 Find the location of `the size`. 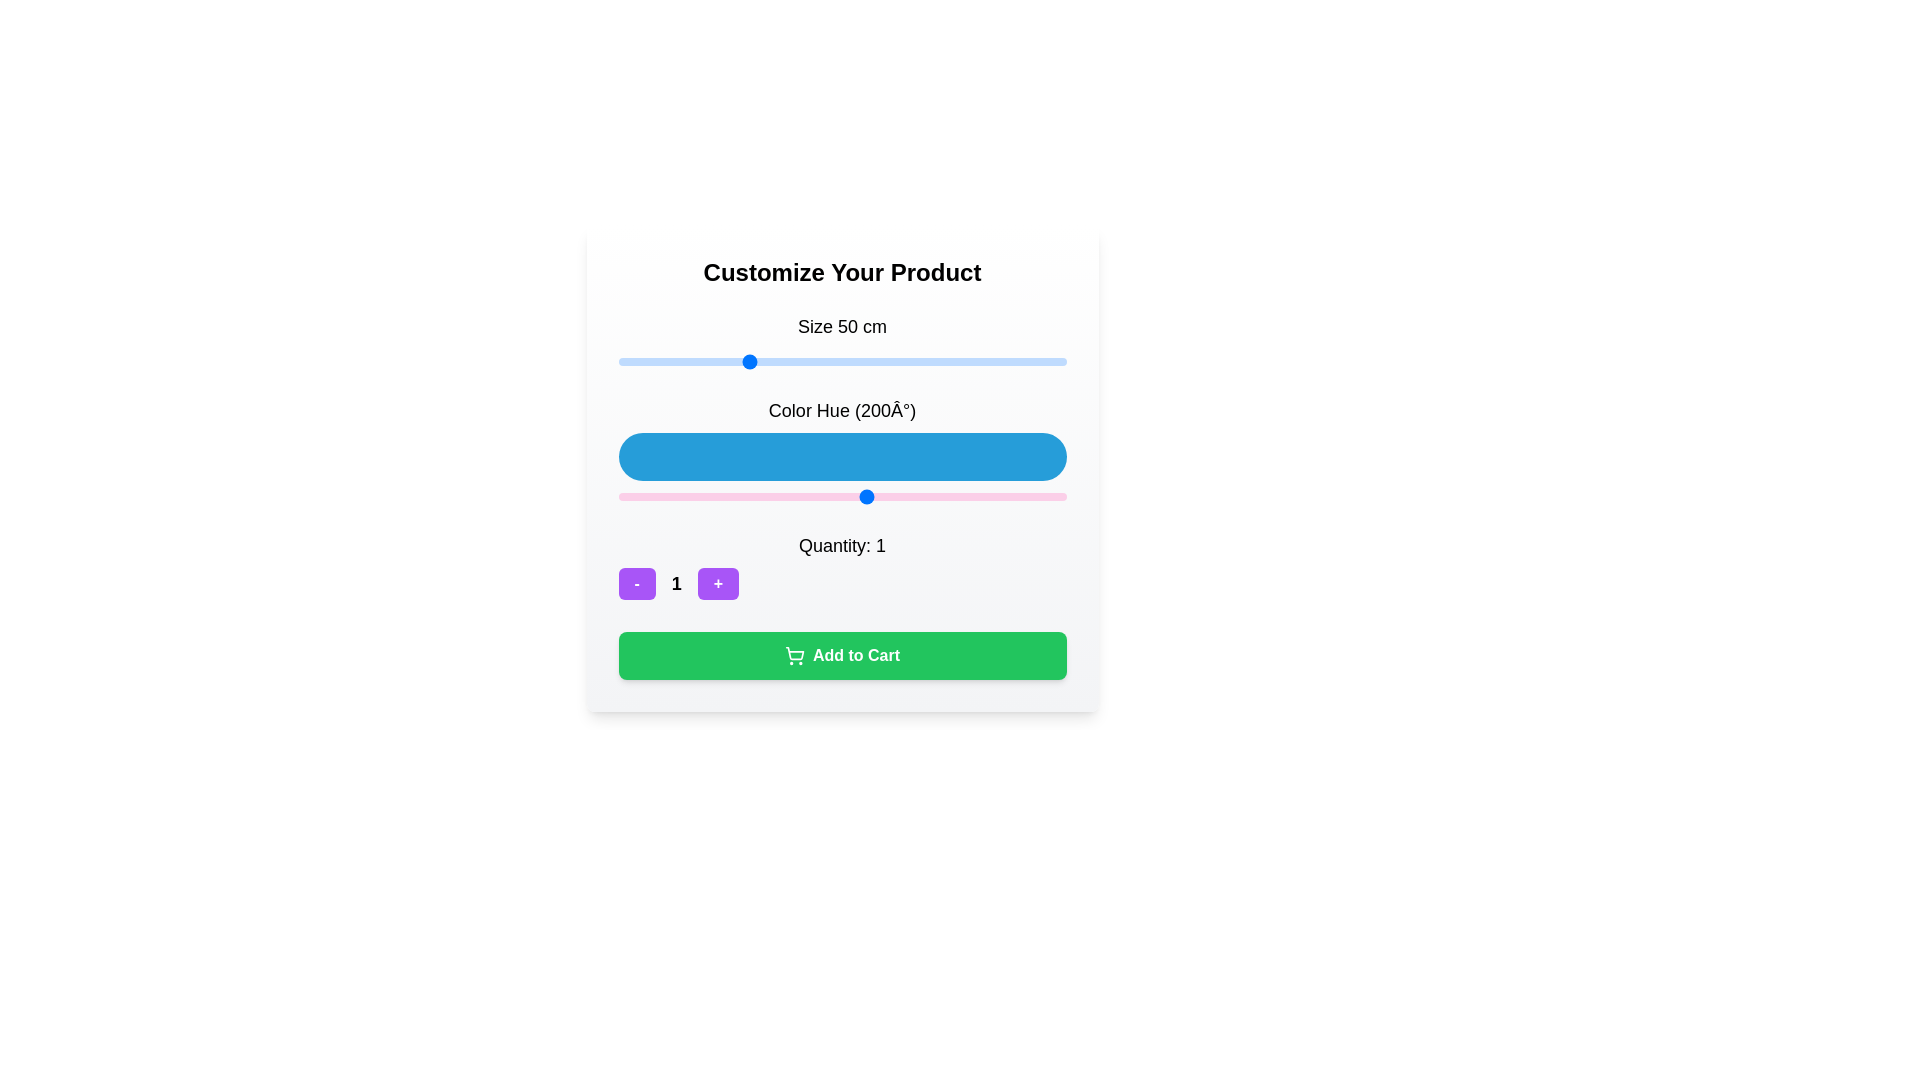

the size is located at coordinates (1059, 362).